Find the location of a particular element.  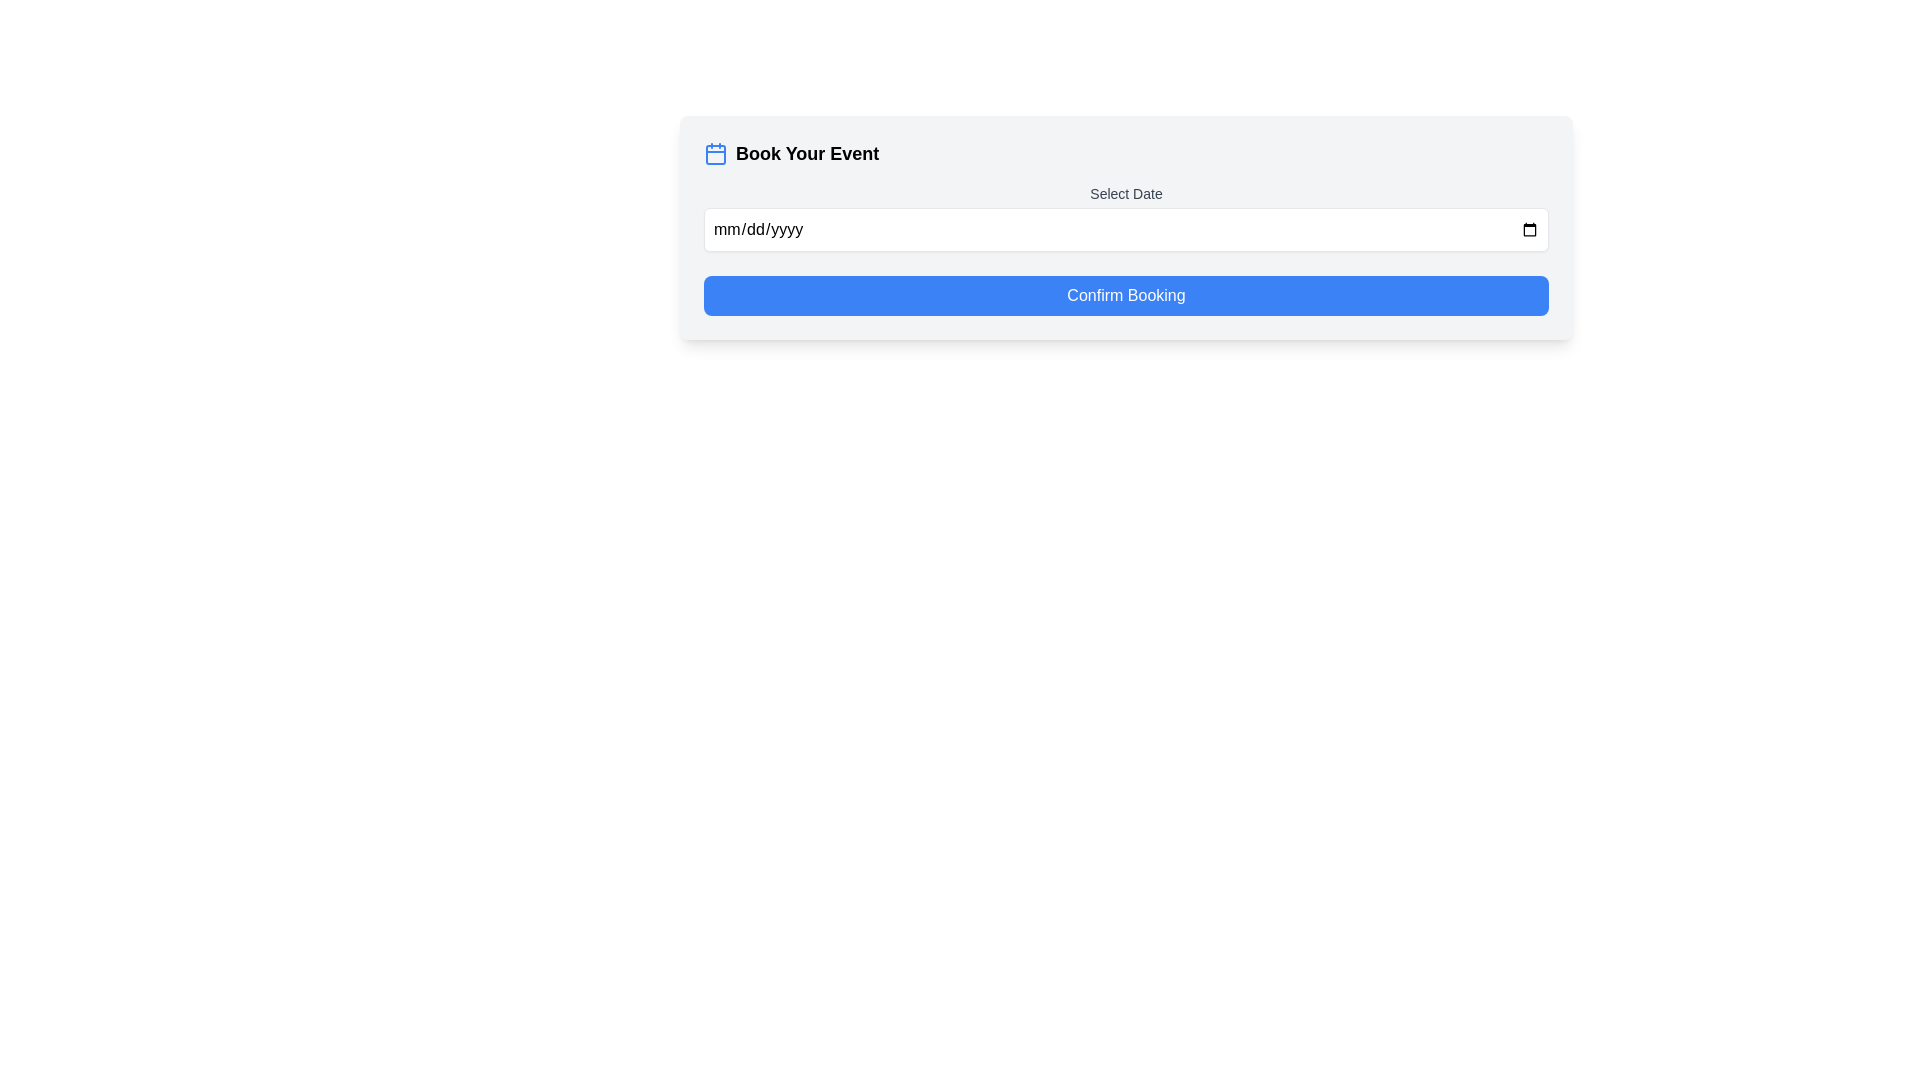

the date input field located under the 'Select Date' label is located at coordinates (1126, 229).